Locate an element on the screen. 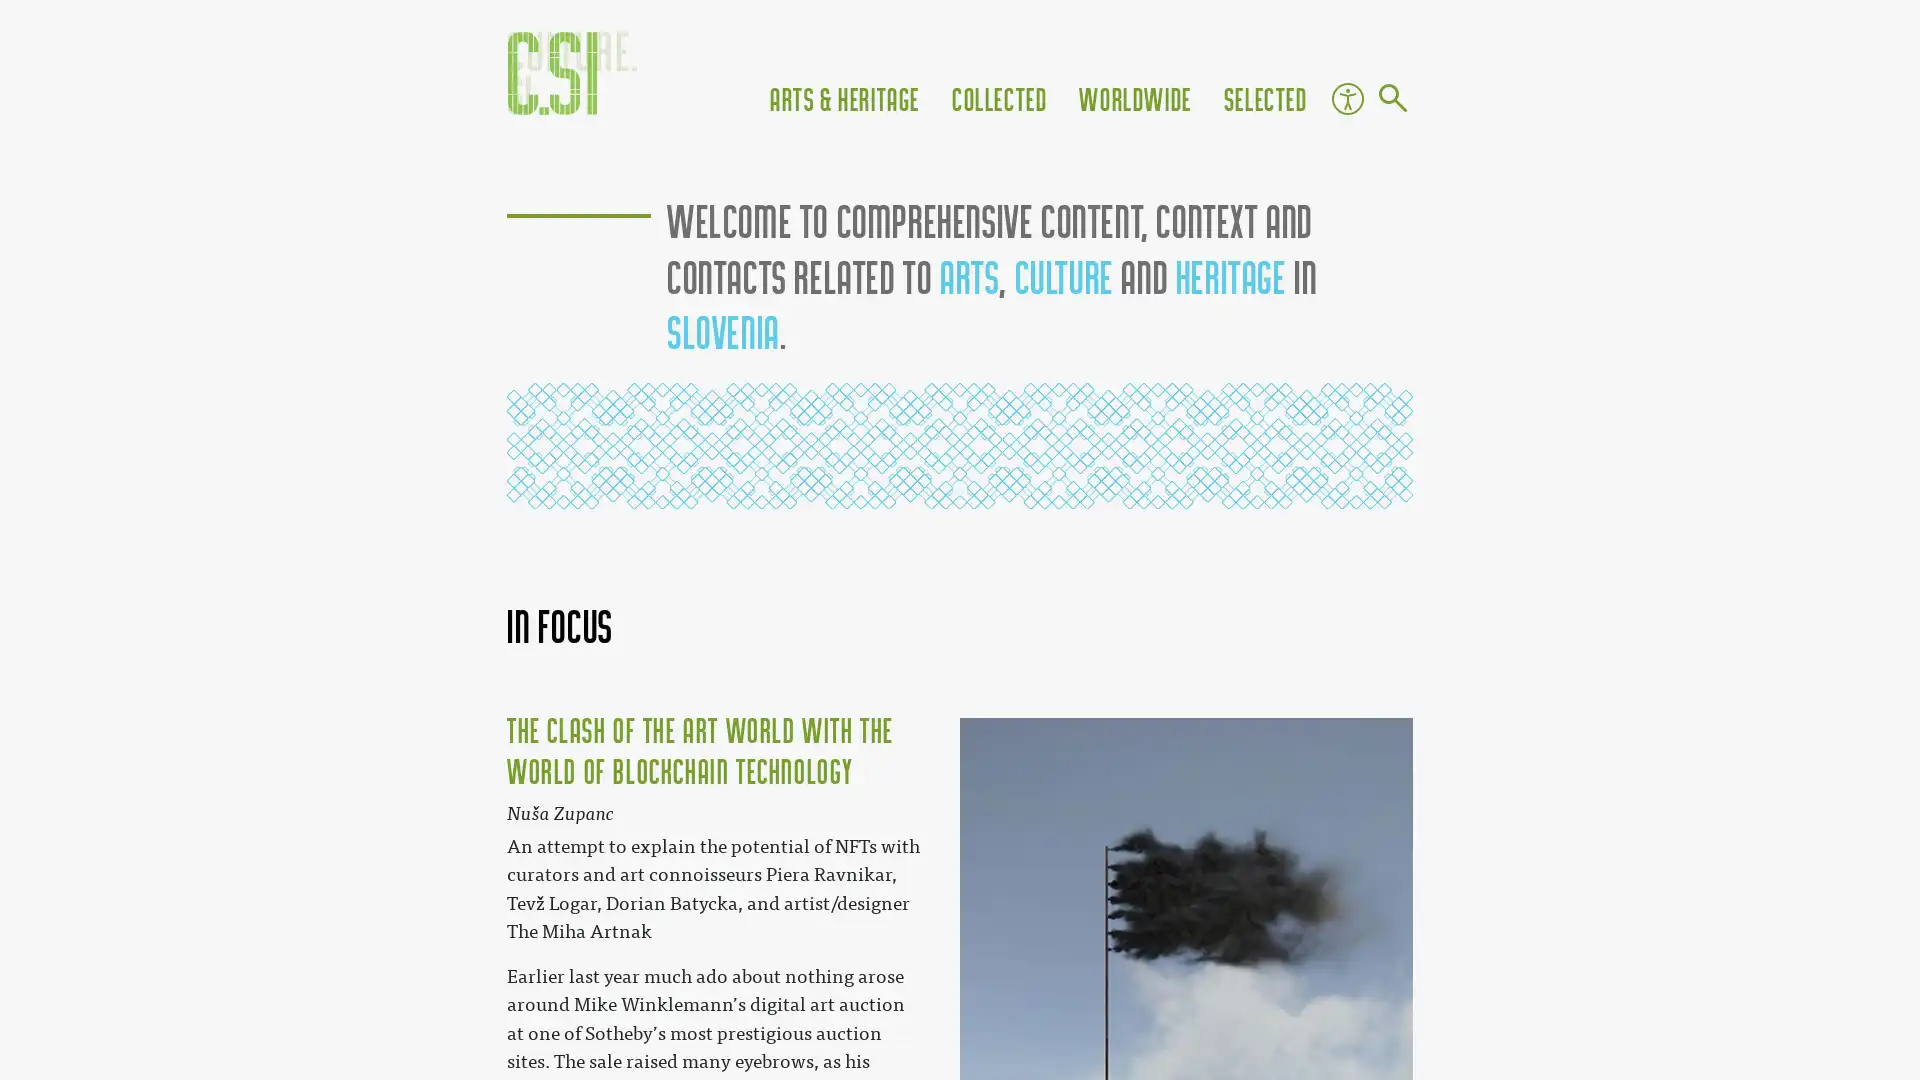 The width and height of the screenshot is (1920, 1080). Go to page is located at coordinates (1391, 100).